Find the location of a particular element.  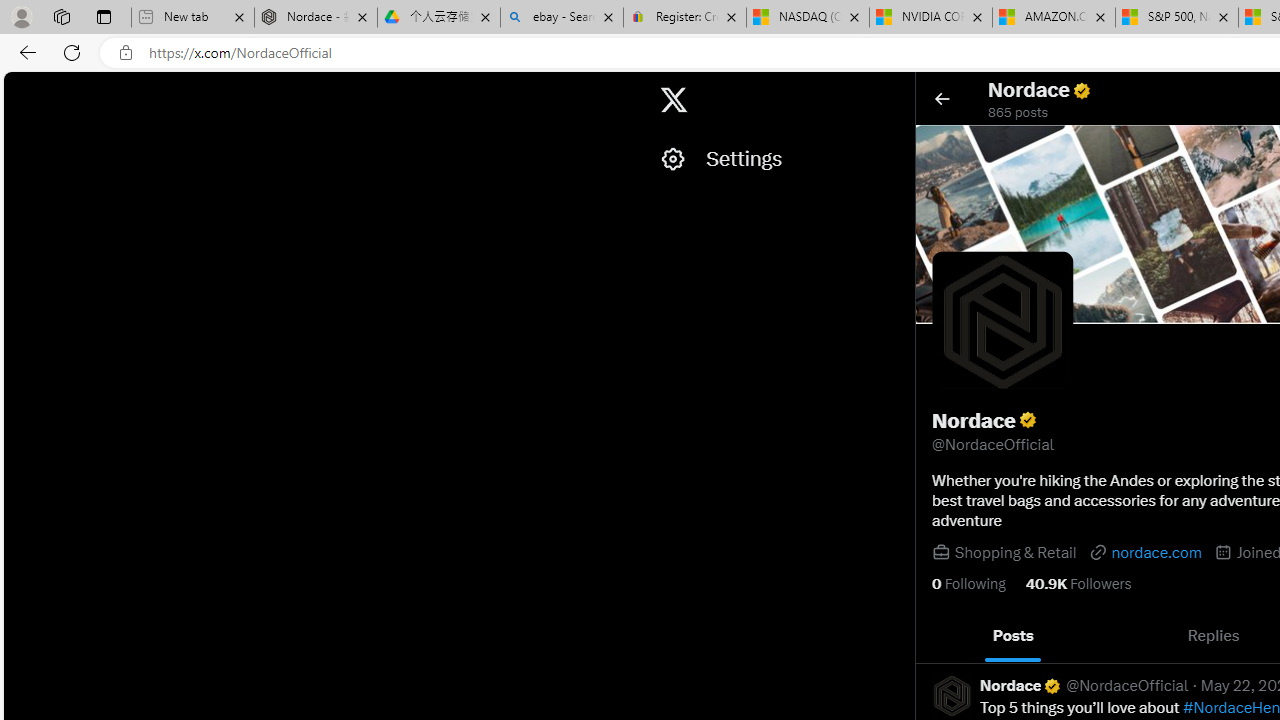

'40.9K Followers' is located at coordinates (1077, 583).